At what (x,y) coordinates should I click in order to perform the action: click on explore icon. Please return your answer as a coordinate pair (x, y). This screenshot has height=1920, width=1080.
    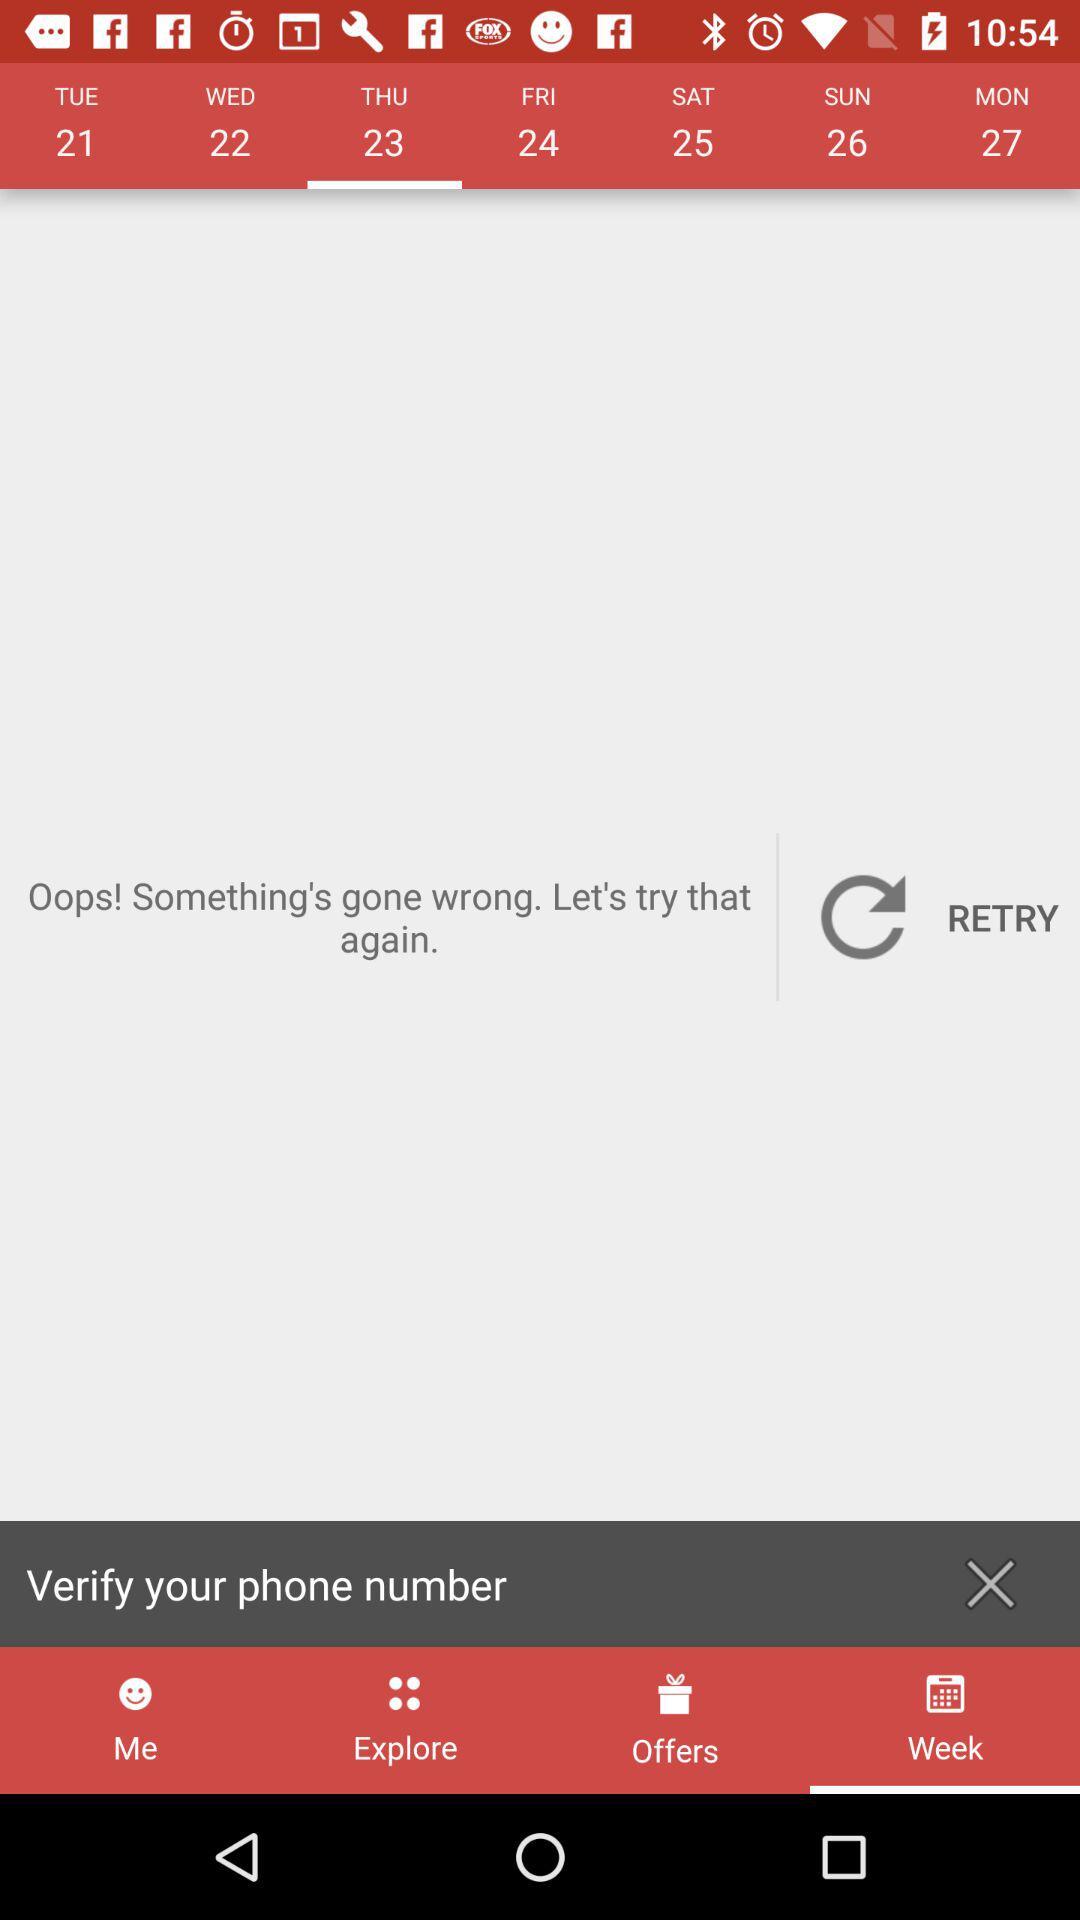
    Looking at the image, I should click on (405, 1719).